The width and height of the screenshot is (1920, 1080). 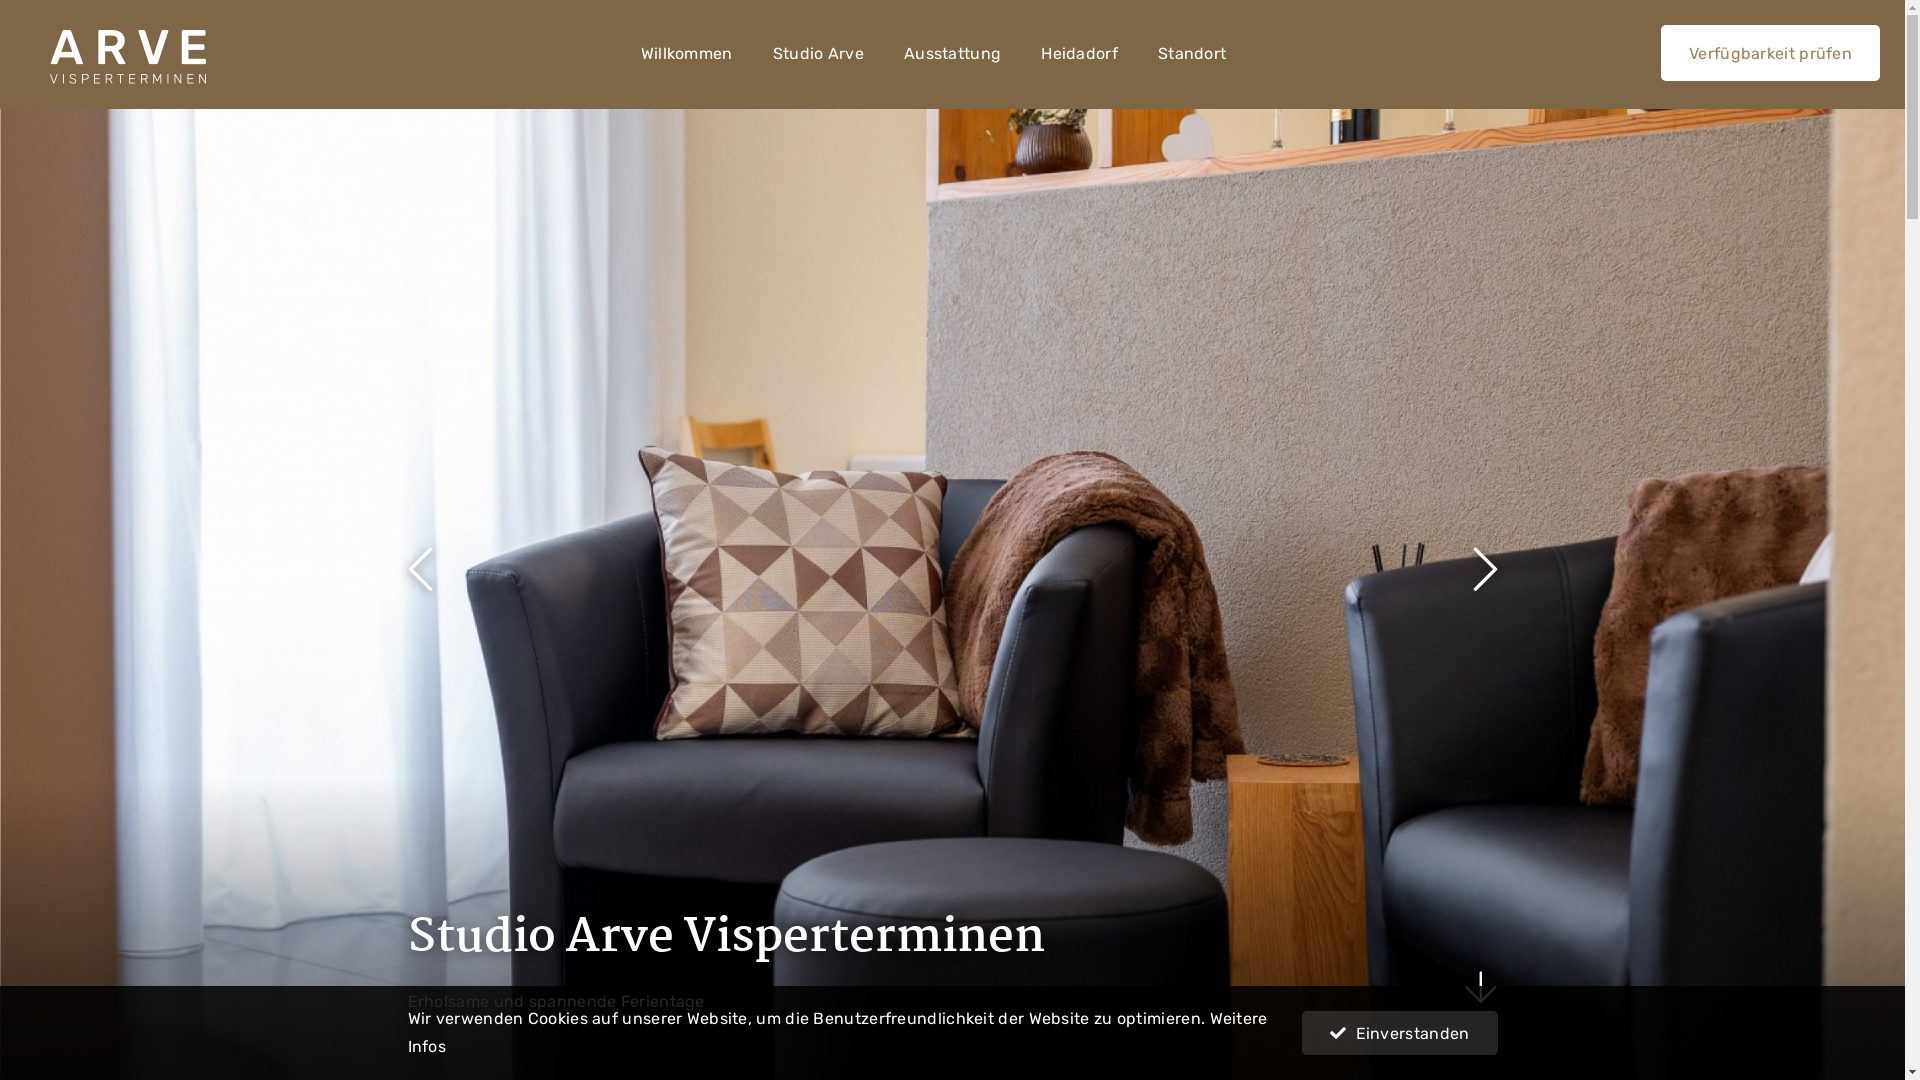 I want to click on 'Willkommen', so click(x=641, y=53).